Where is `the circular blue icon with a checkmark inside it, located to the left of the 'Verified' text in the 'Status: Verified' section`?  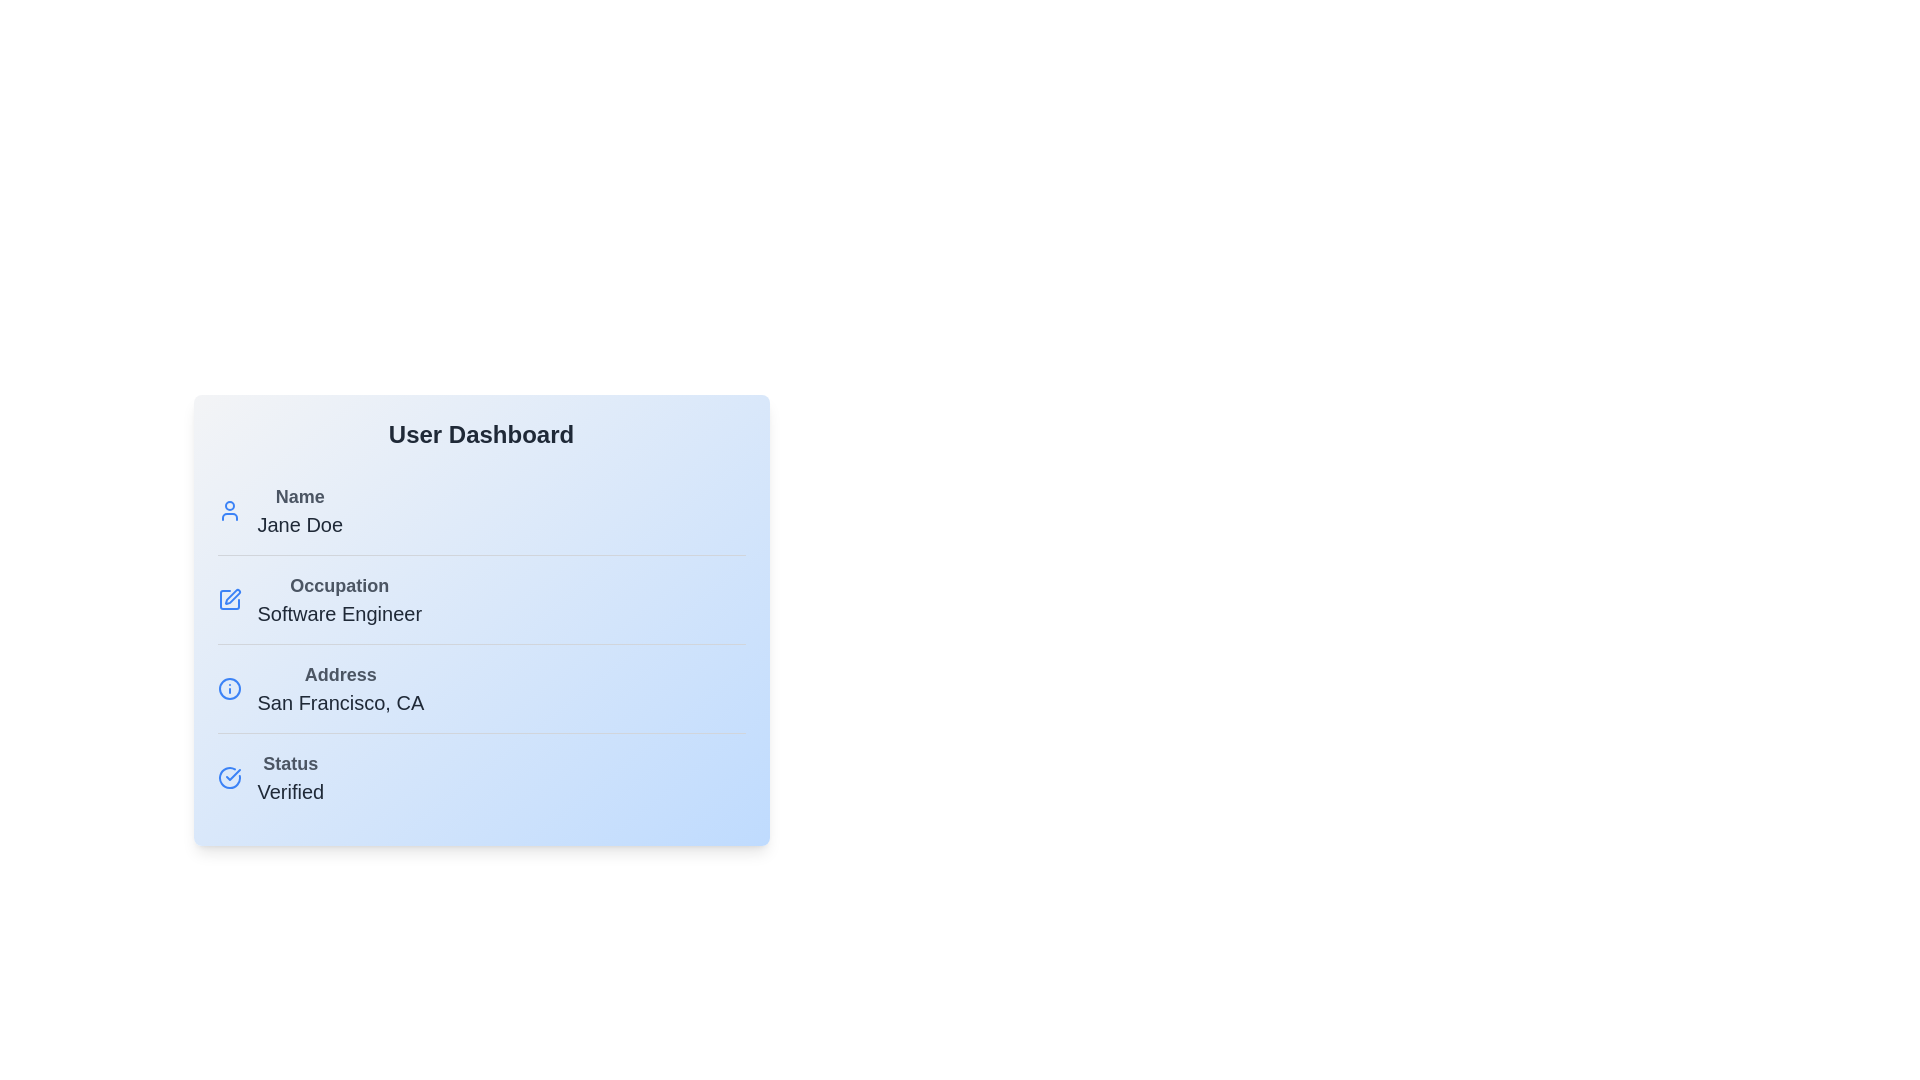 the circular blue icon with a checkmark inside it, located to the left of the 'Verified' text in the 'Status: Verified' section is located at coordinates (229, 777).